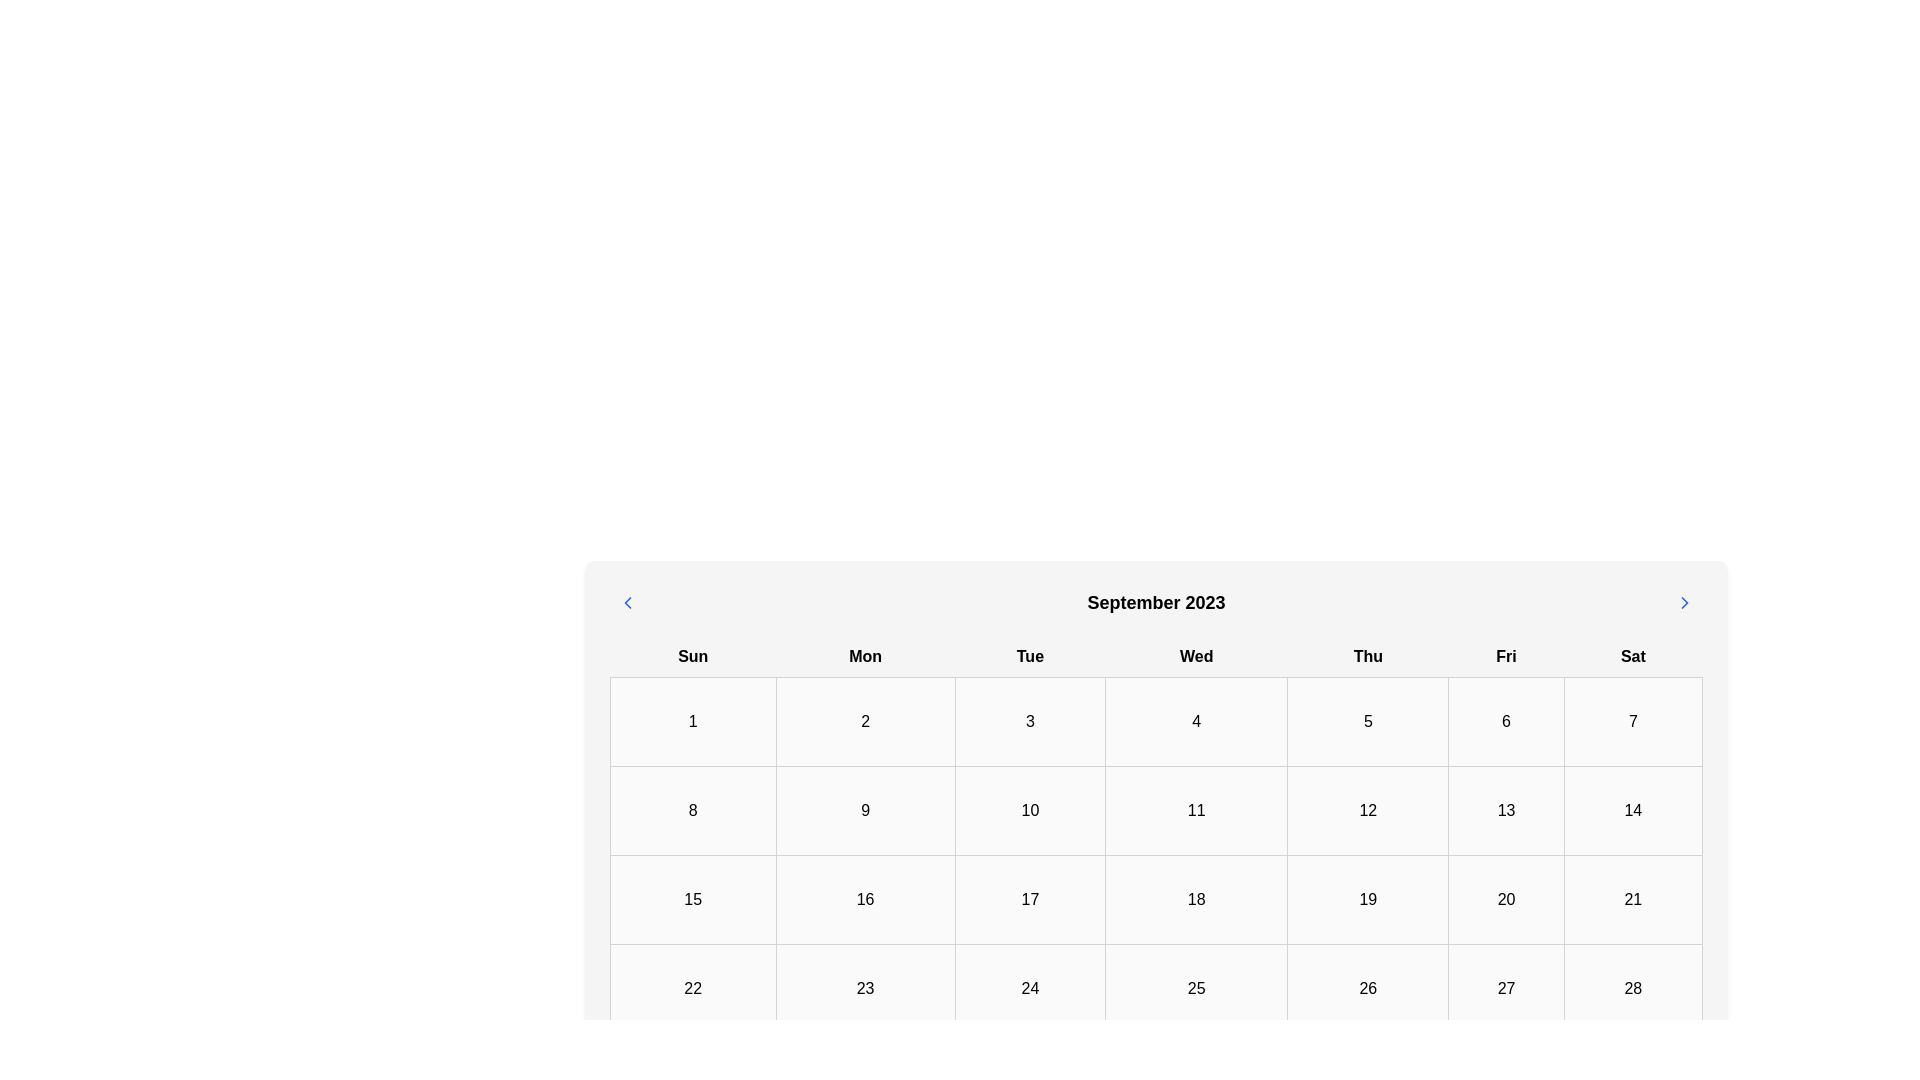 This screenshot has width=1920, height=1080. I want to click on the calendar cell displaying the number '19' in the fourth row and fifth cell of the calendar grid, so click(1367, 898).